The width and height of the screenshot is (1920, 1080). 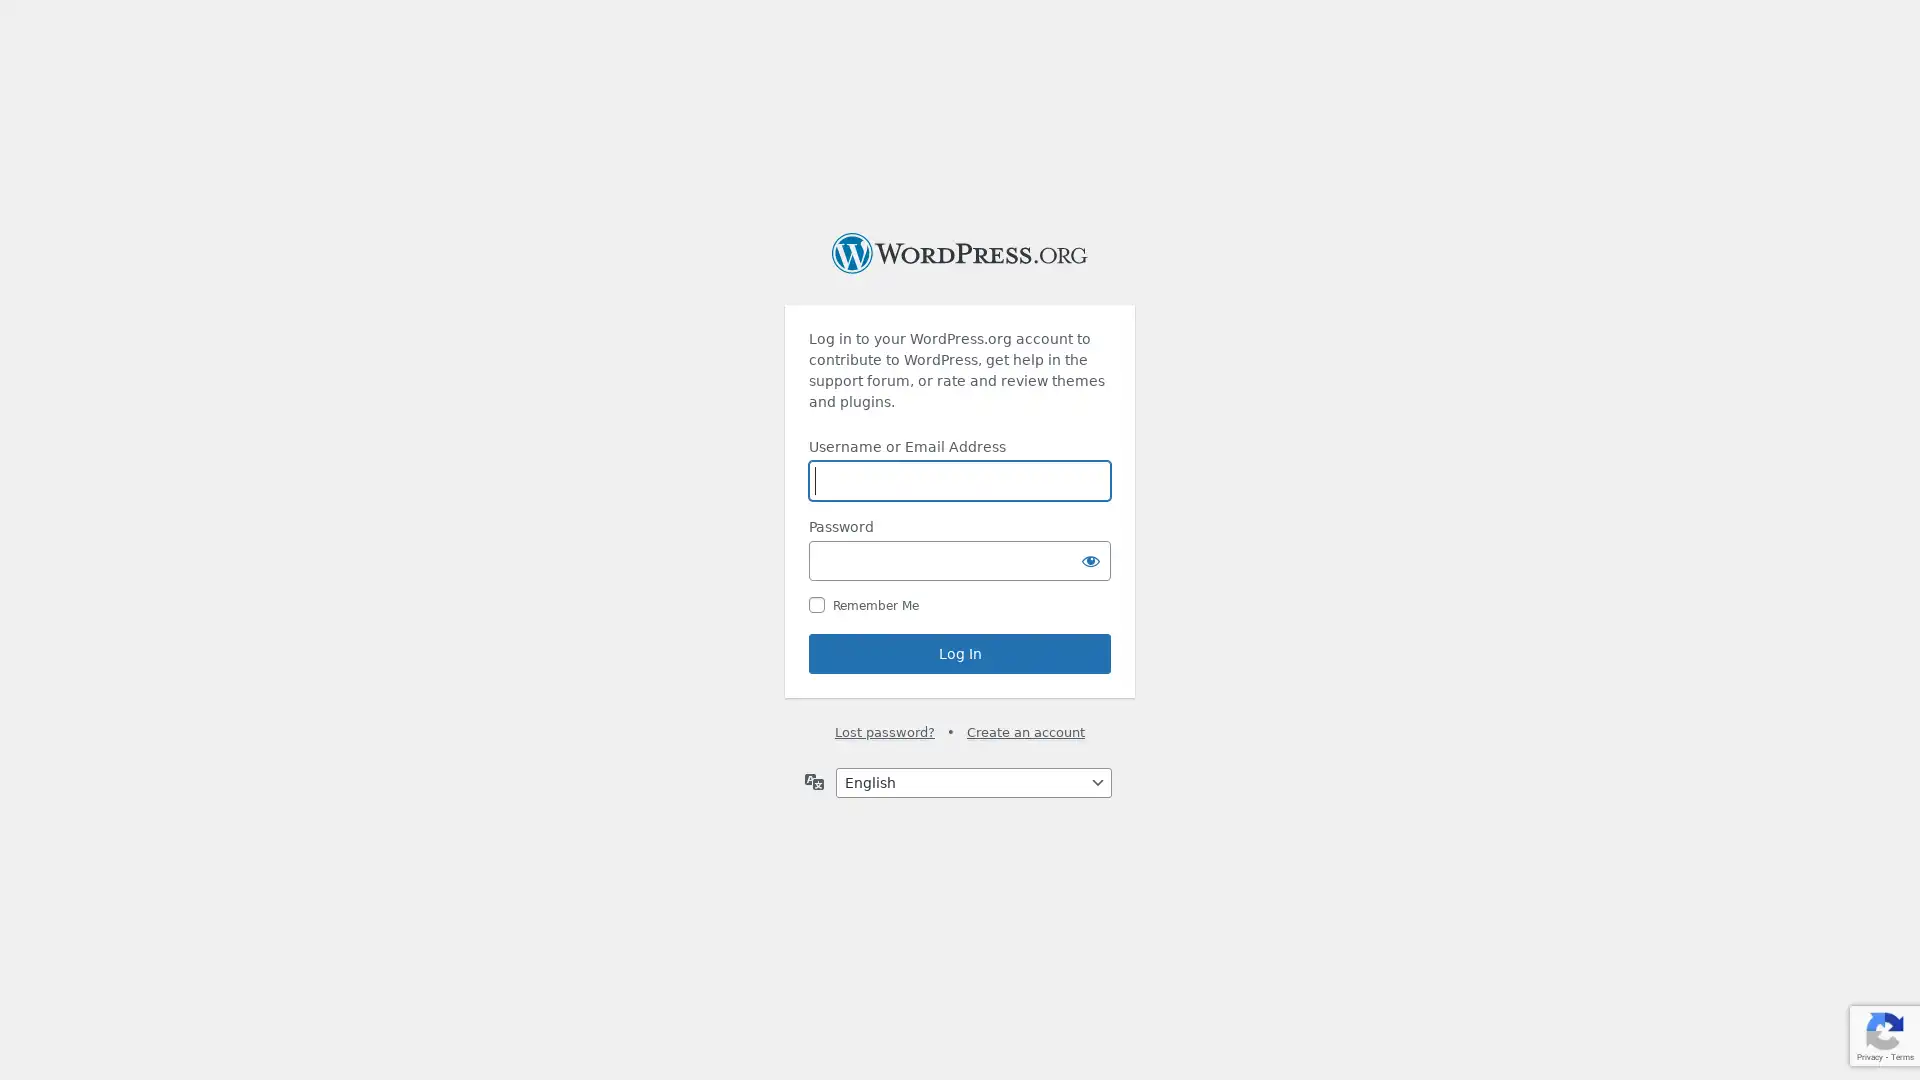 I want to click on Show password, so click(x=1089, y=560).